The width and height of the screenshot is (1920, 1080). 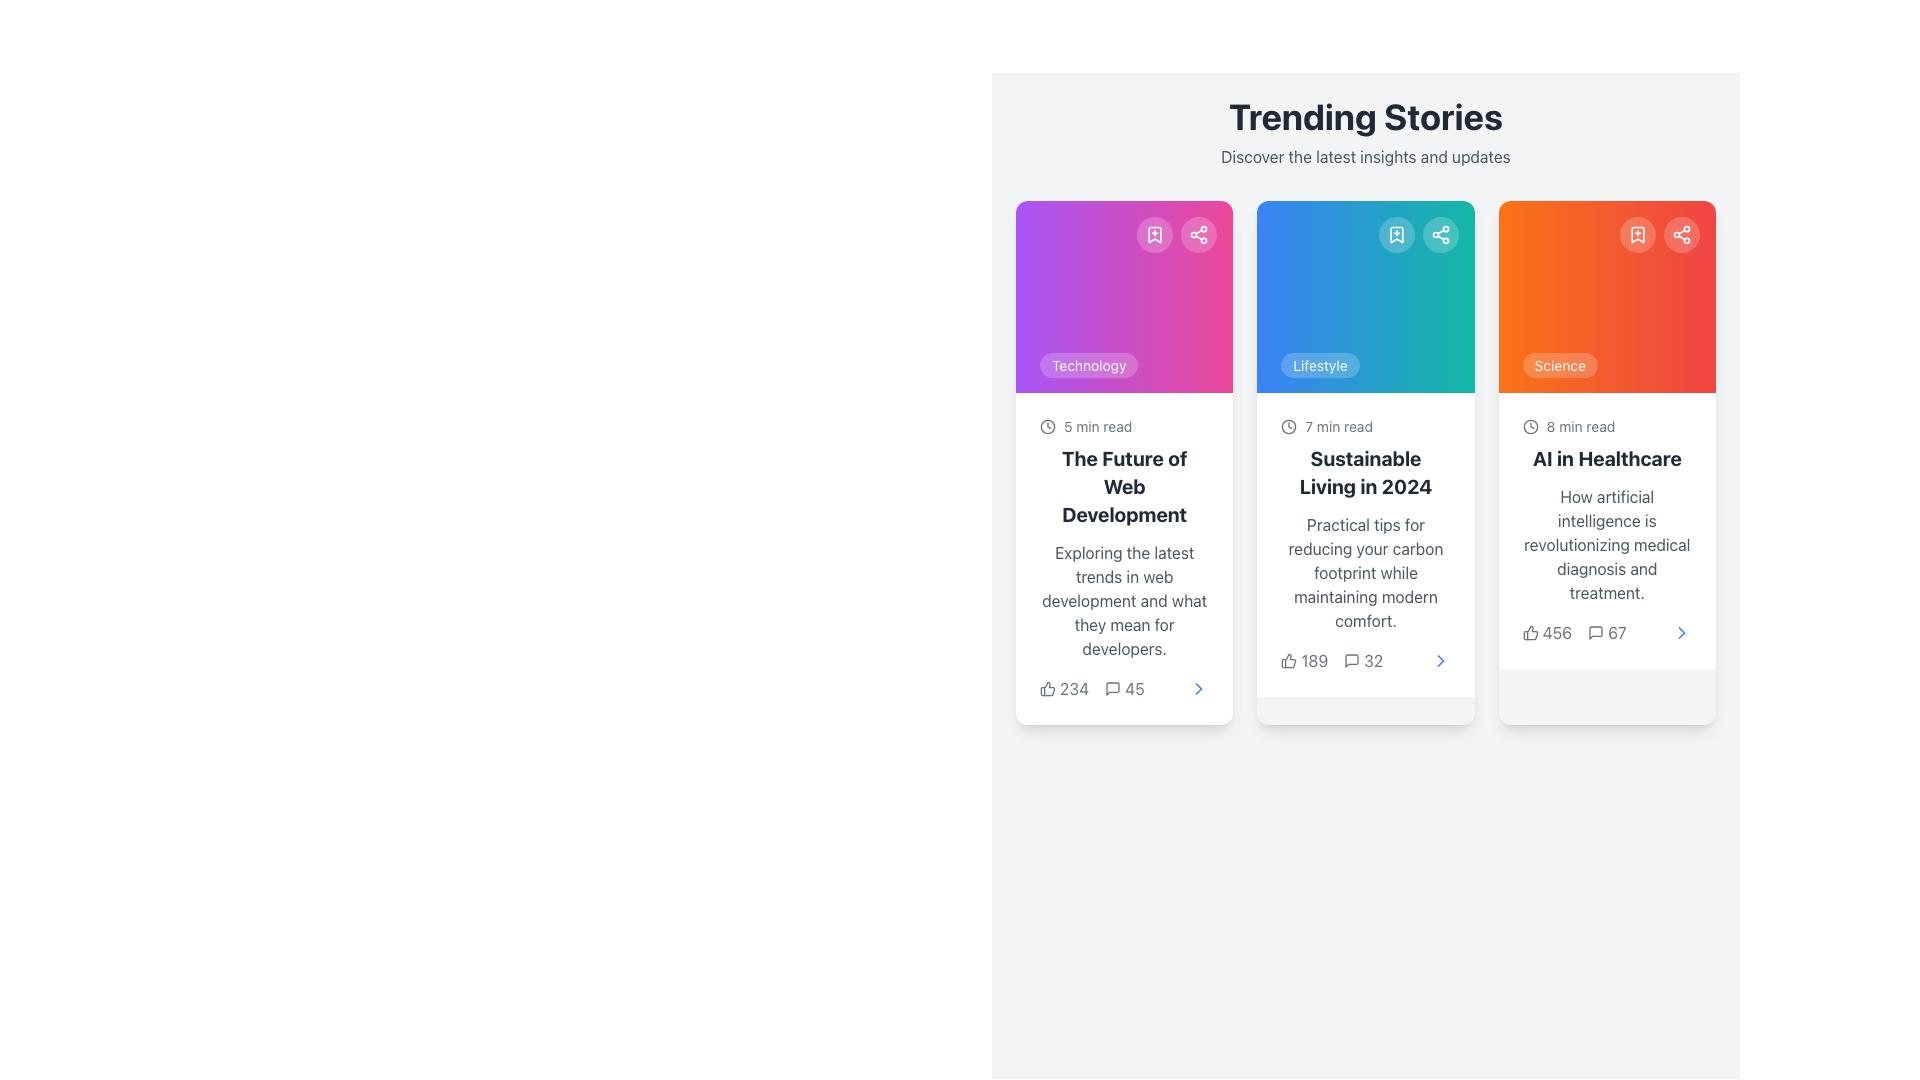 I want to click on the small 'share' icon located in the top-right corner of the 'Technology' card in the 'Trending Stories' section, so click(x=1199, y=234).